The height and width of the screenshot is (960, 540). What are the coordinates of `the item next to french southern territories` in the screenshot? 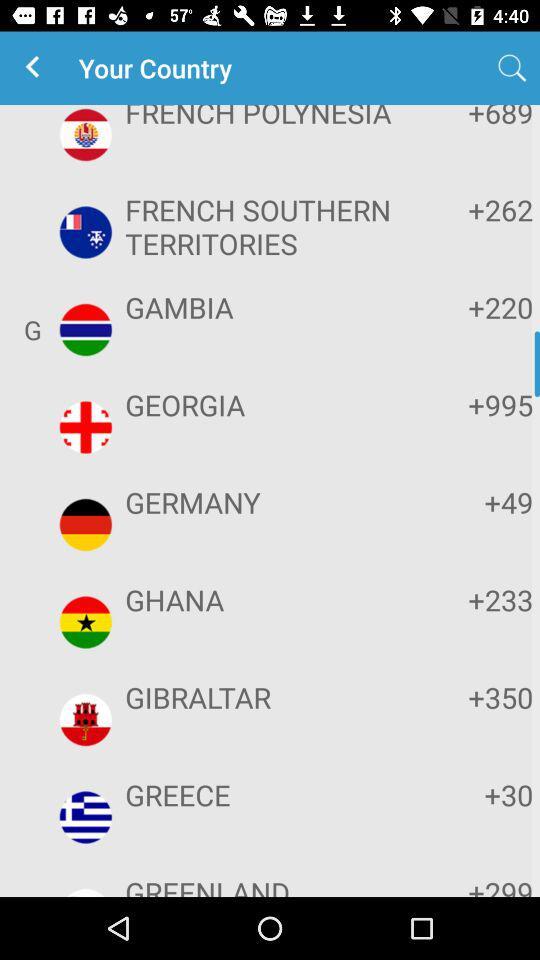 It's located at (471, 209).